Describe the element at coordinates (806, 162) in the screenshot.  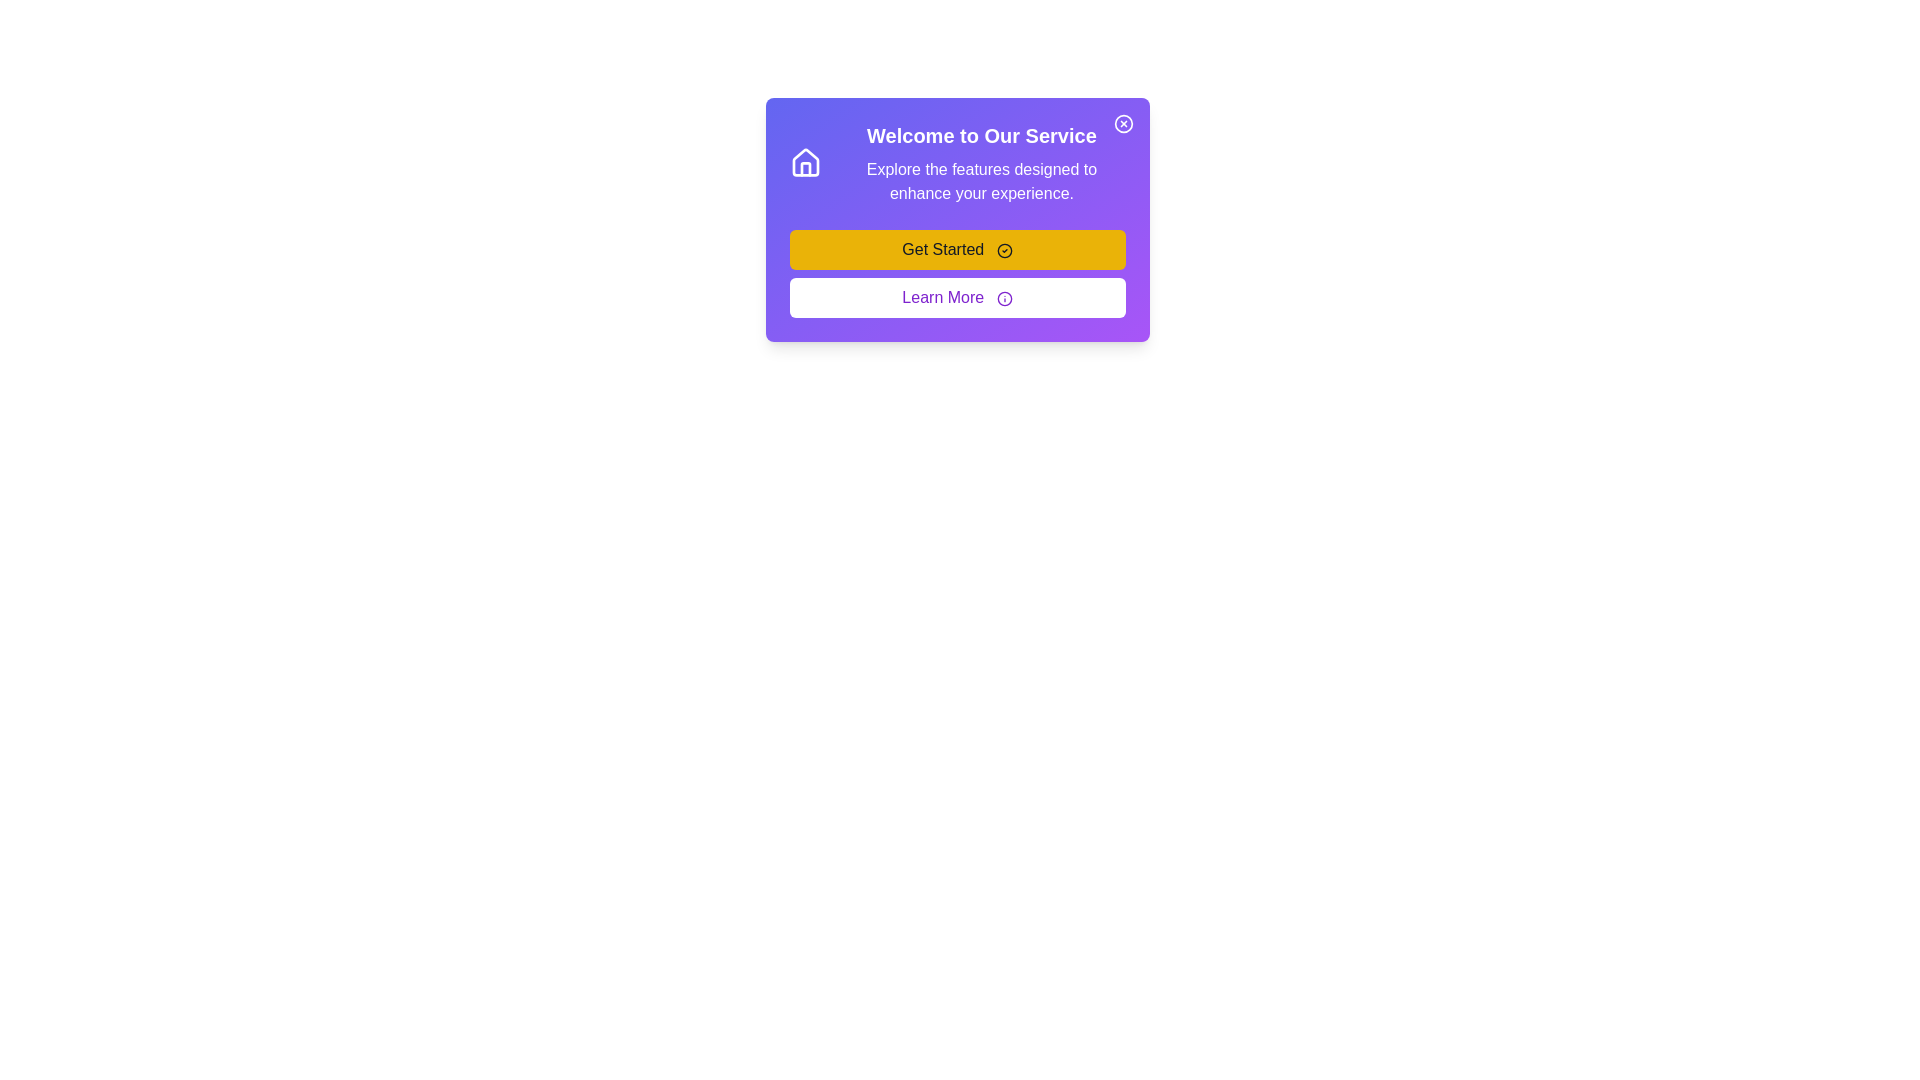
I see `the house-shaped icon with a purple fill and white interior, positioned to the left of the title in the modal interface` at that location.